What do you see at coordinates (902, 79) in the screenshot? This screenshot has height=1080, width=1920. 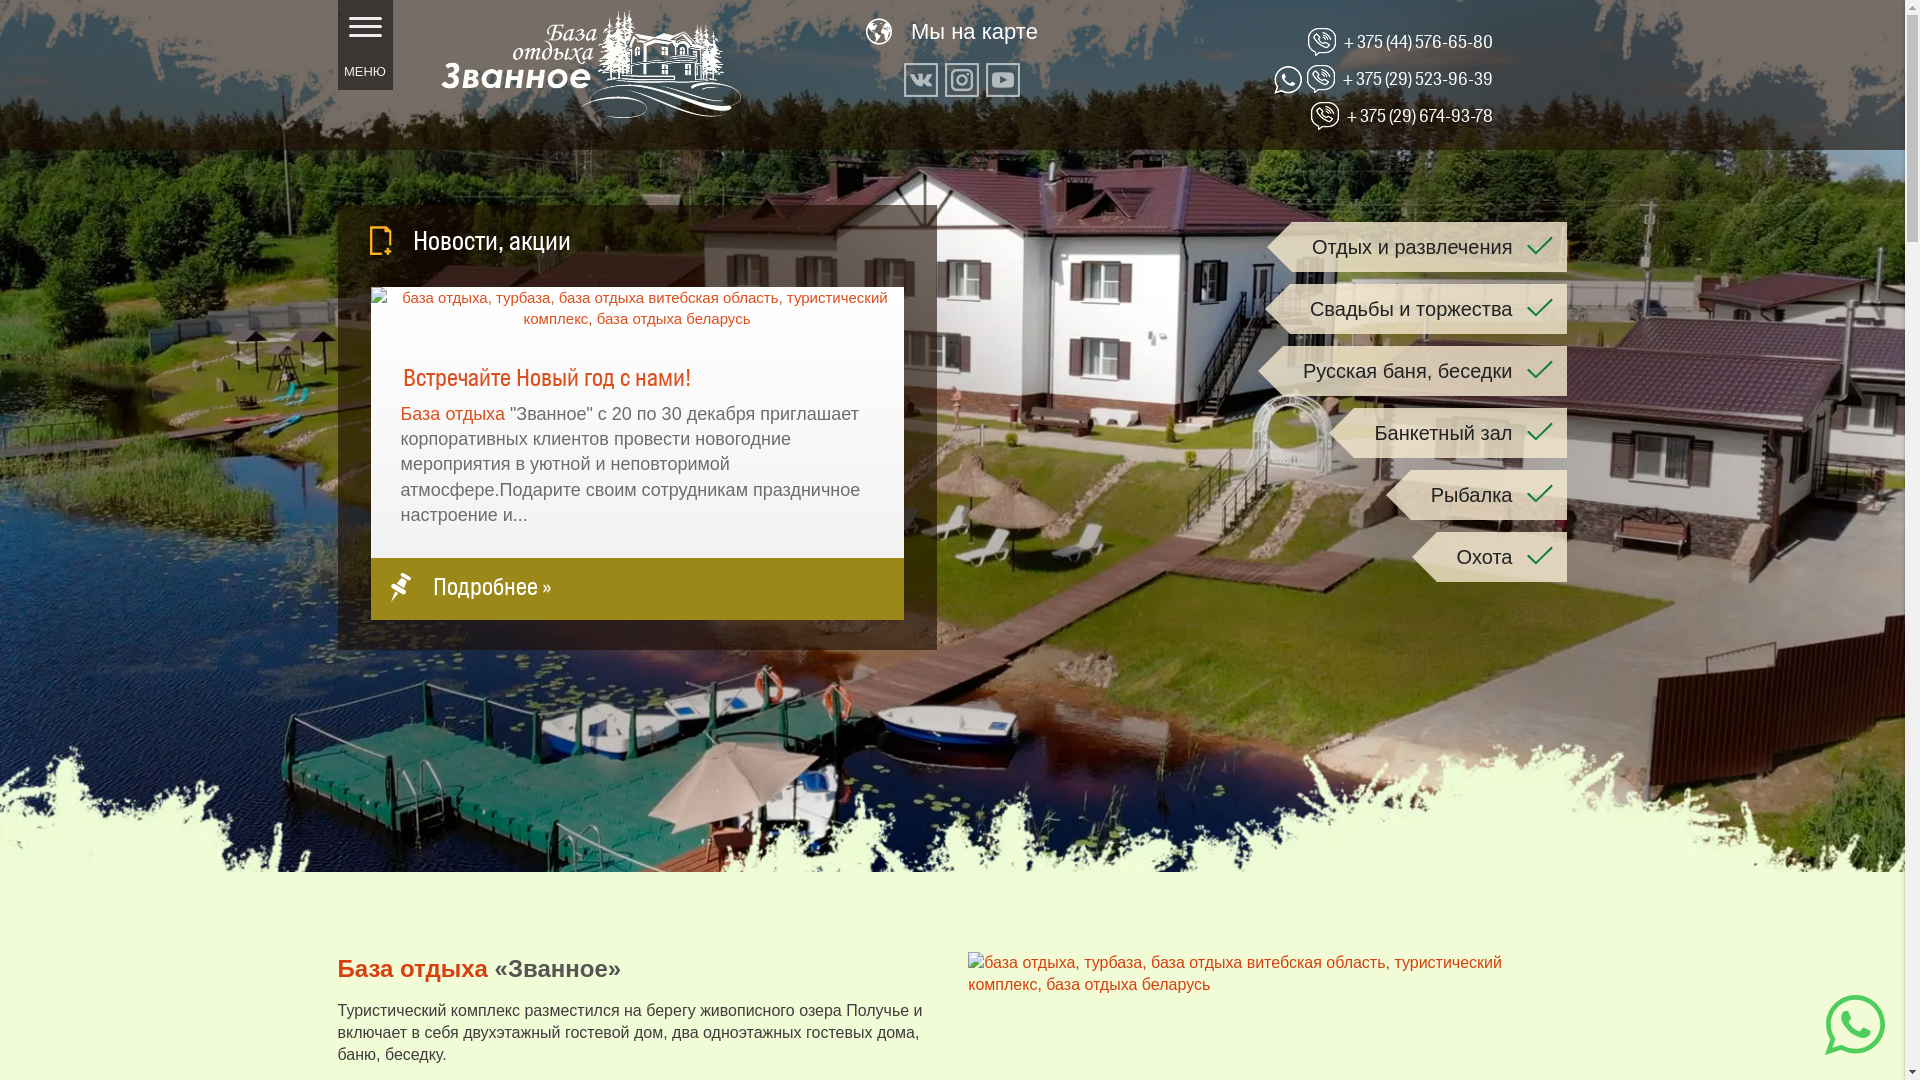 I see `'Vkontakte'` at bounding box center [902, 79].